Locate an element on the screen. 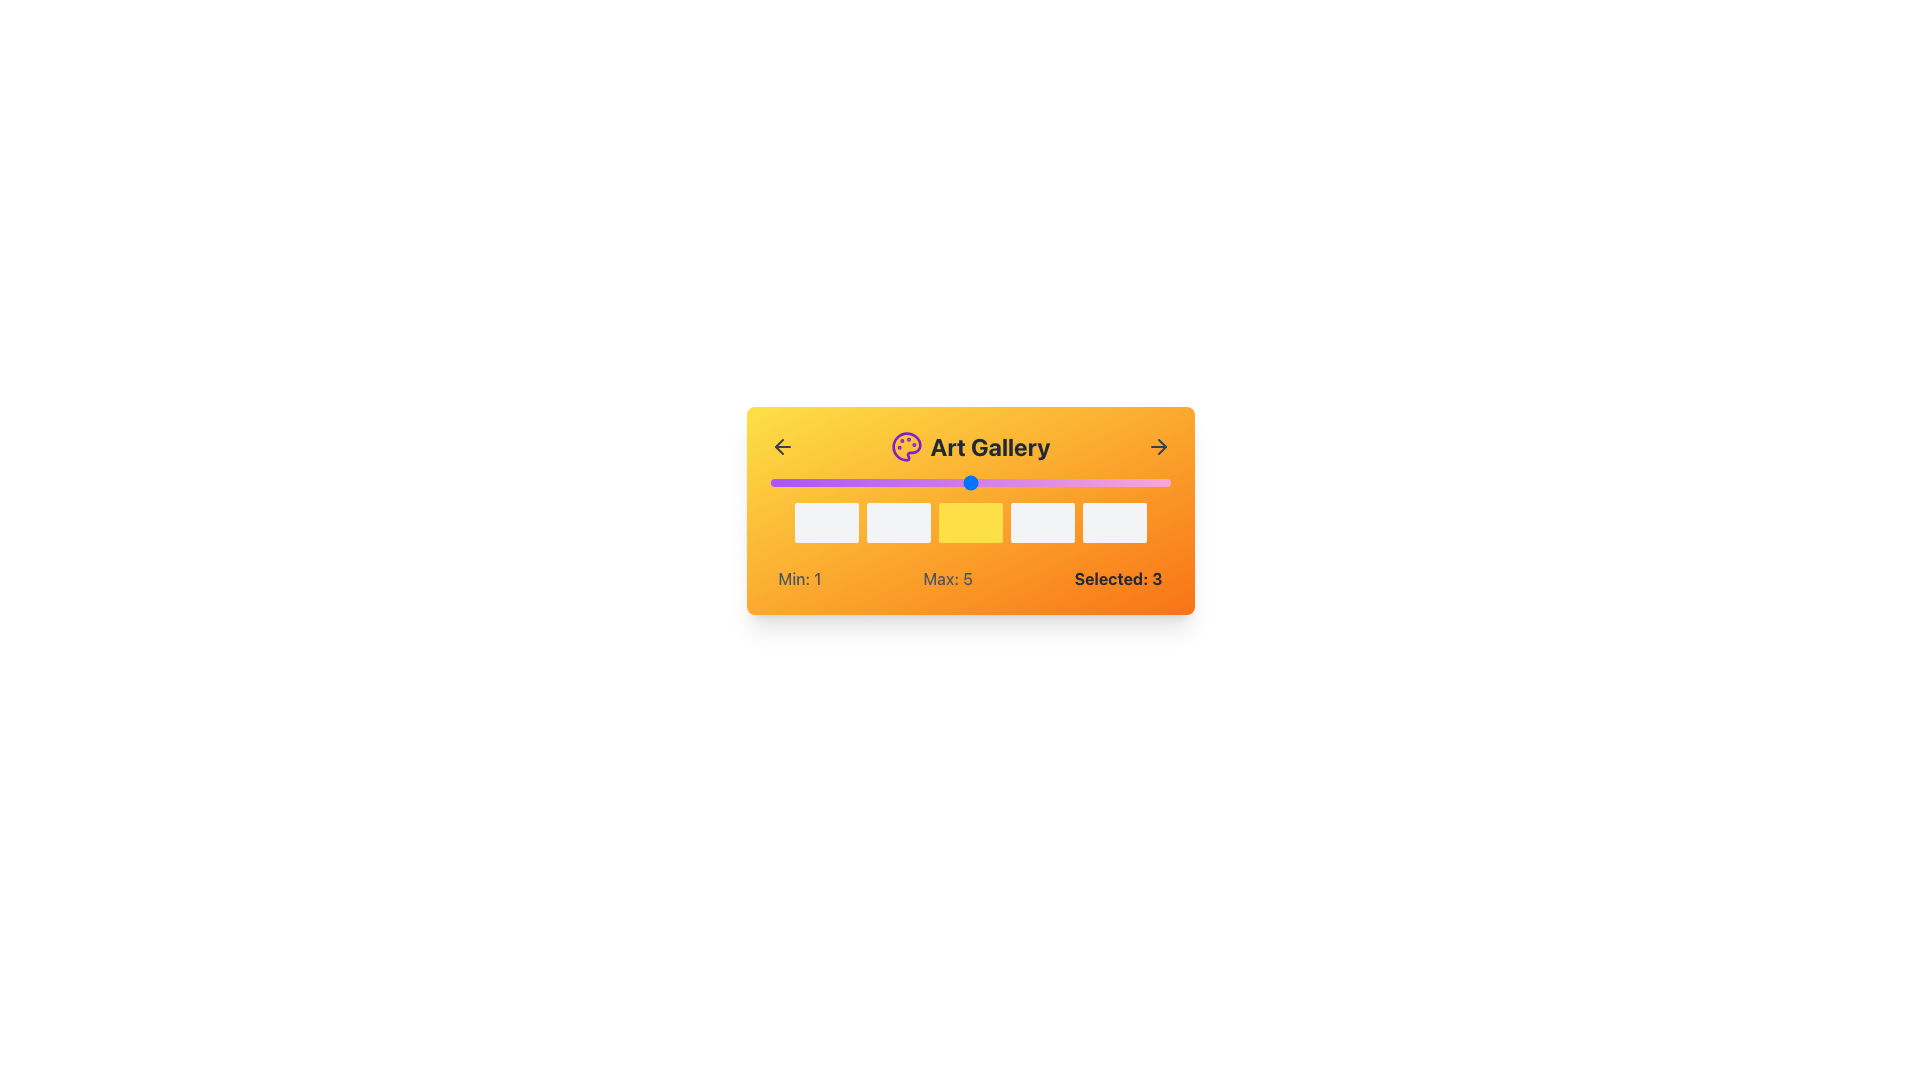 The width and height of the screenshot is (1920, 1080). the yellow selectable option box is located at coordinates (970, 522).